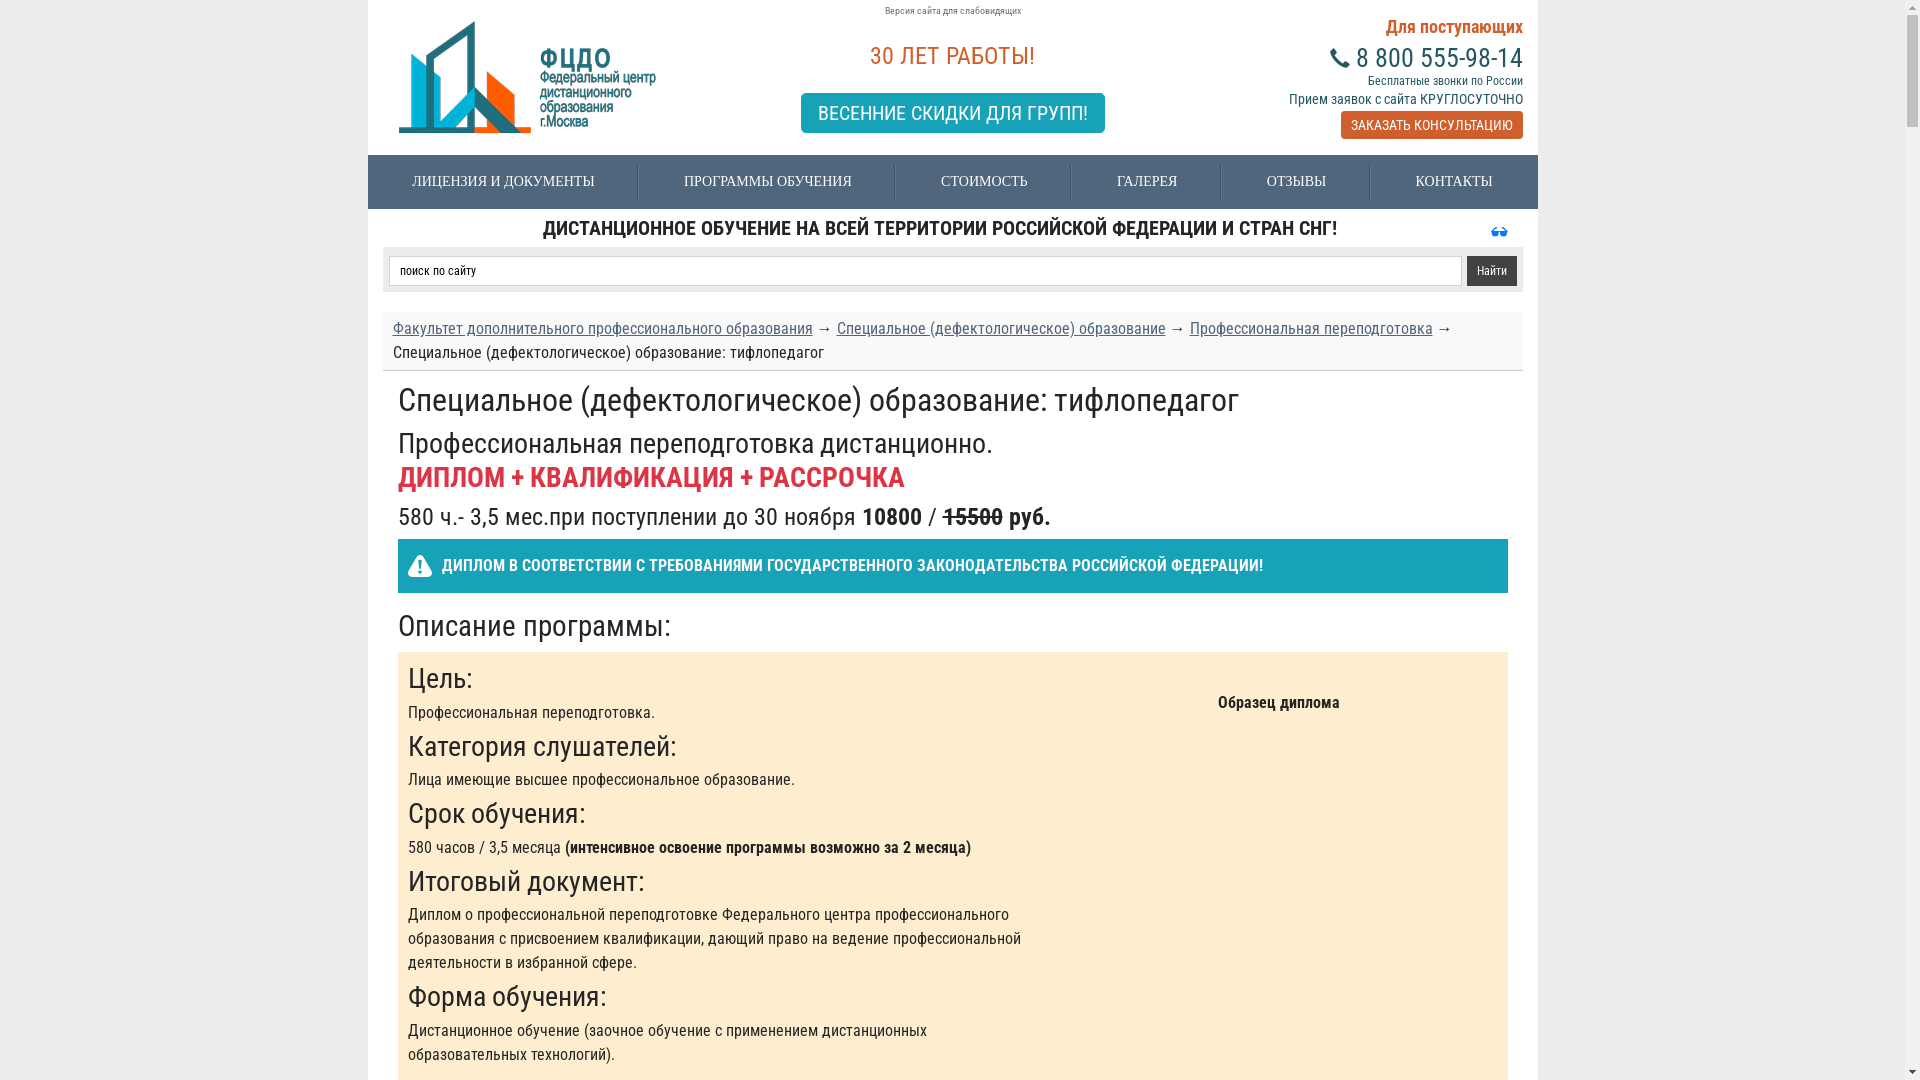  I want to click on '8 800 555-98-14', so click(1438, 56).